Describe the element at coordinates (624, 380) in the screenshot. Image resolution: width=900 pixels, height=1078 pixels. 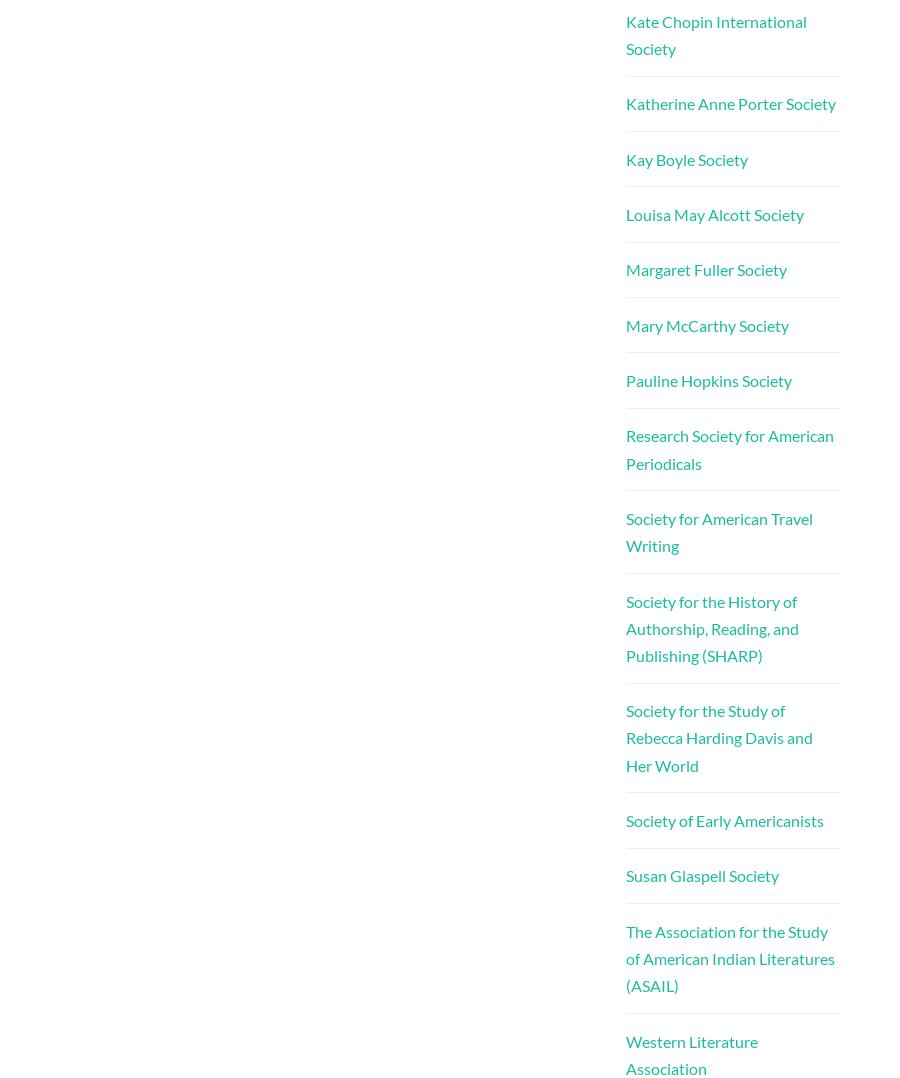
I see `'Pauline Hopkins Society'` at that location.